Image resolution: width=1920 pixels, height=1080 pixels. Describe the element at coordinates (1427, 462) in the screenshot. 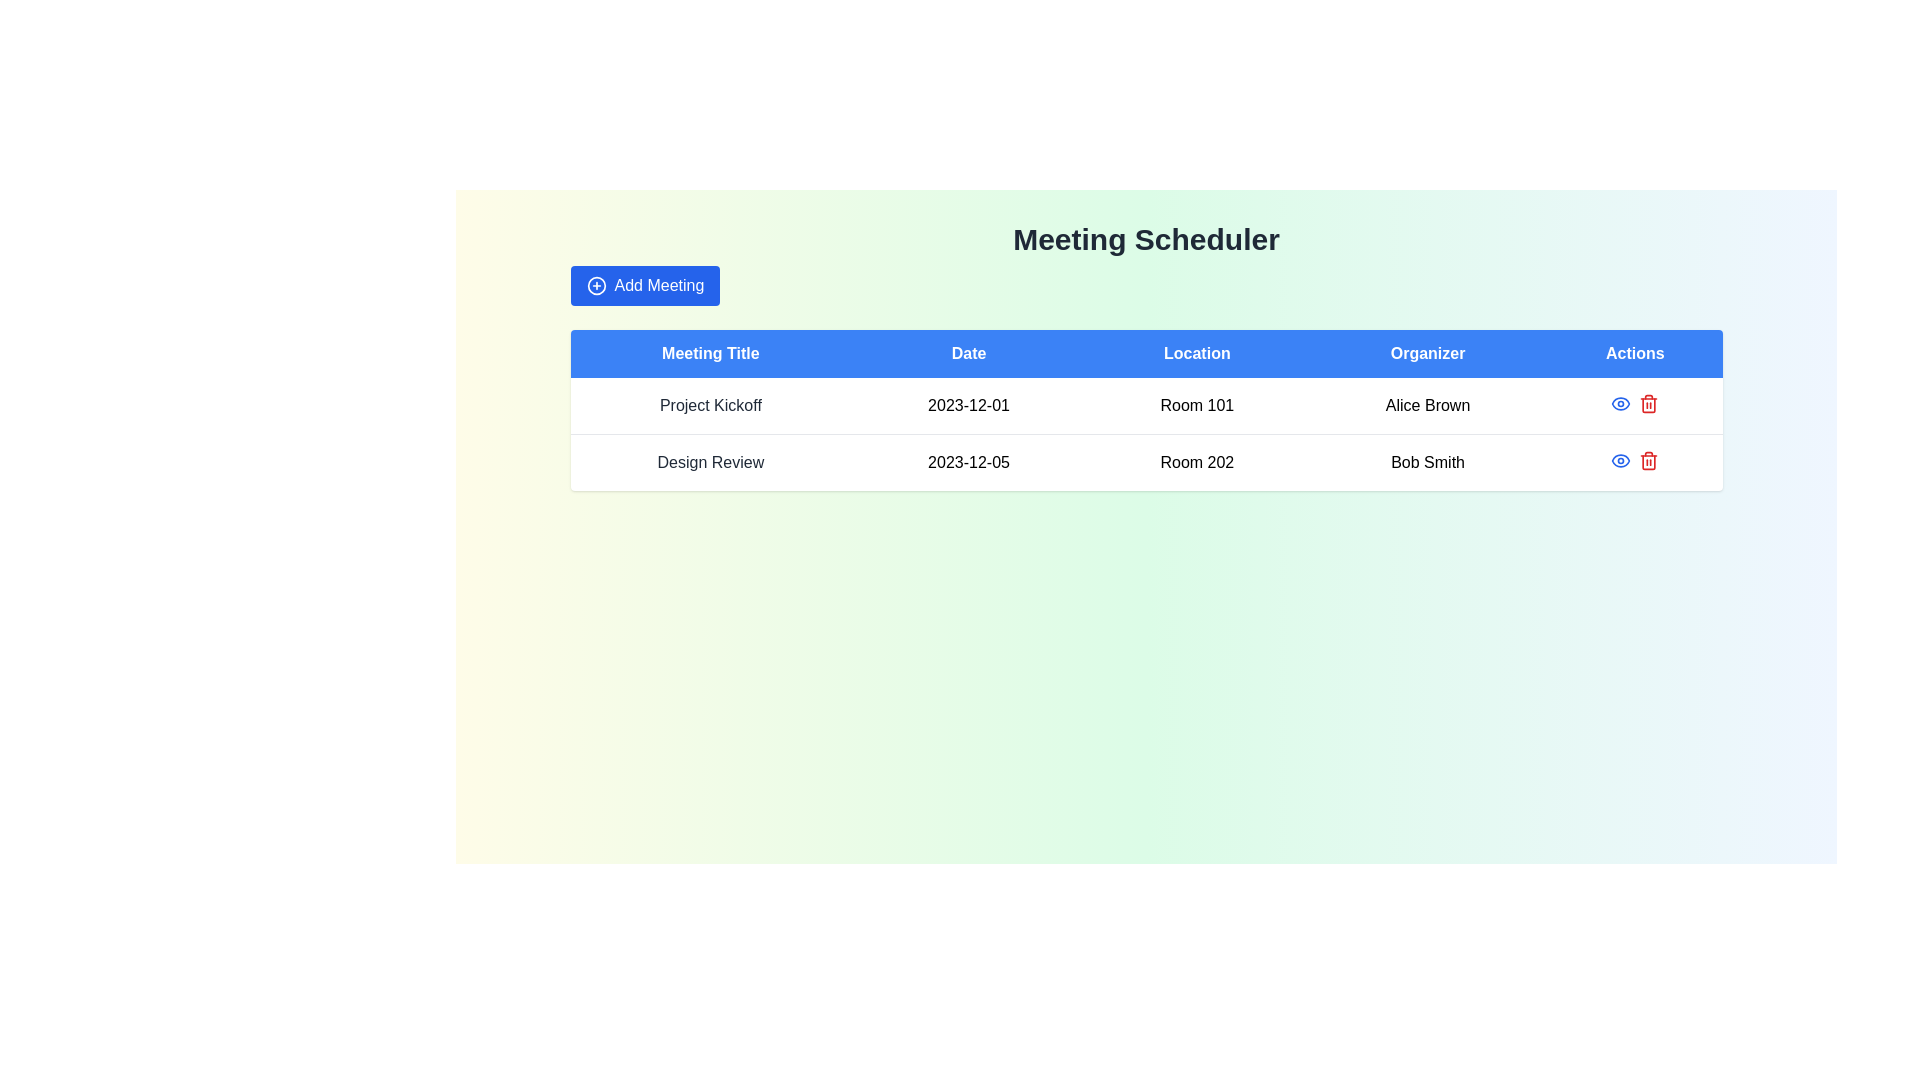

I see `the Table Cell displaying the organizer's name for the event in the fourth column of the second row, located under the 'Organizer' header` at that location.